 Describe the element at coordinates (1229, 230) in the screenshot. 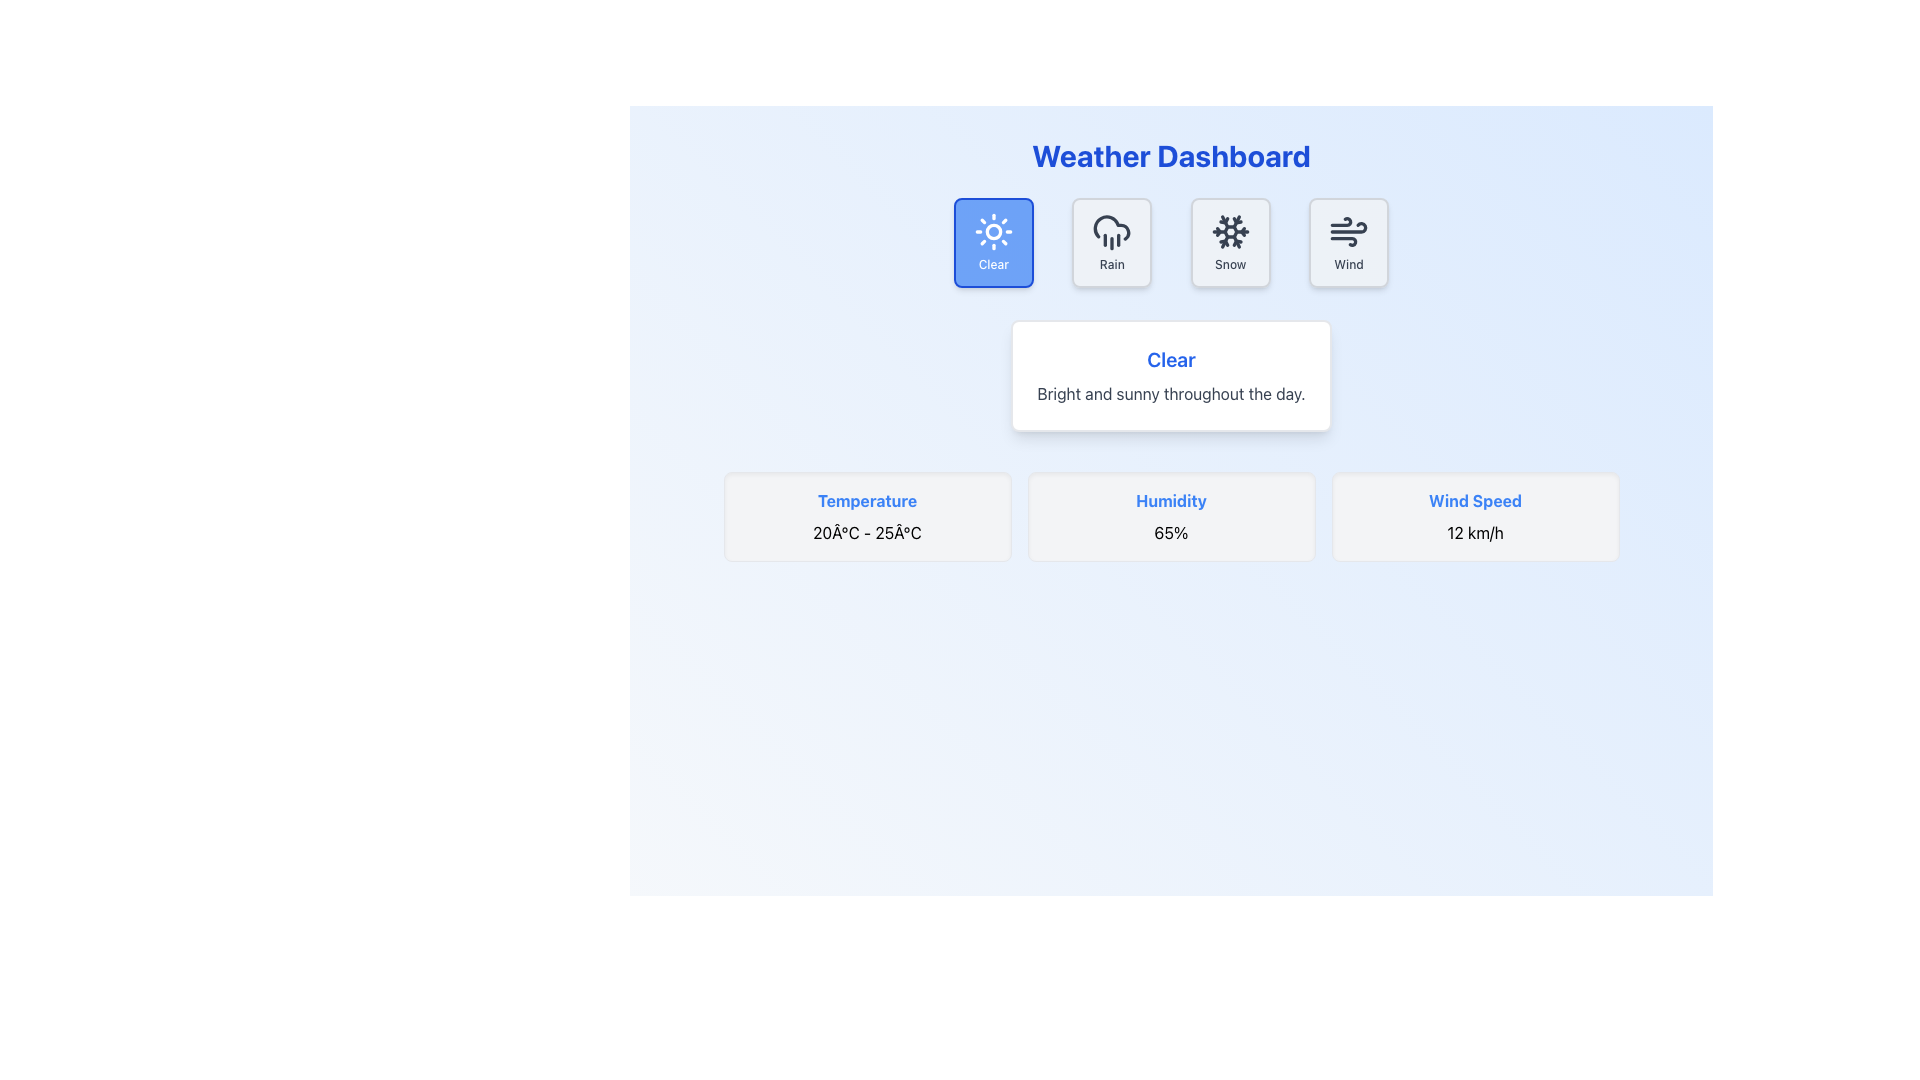

I see `the snowflake-shaped icon located in the third card labeled 'Snow'` at that location.